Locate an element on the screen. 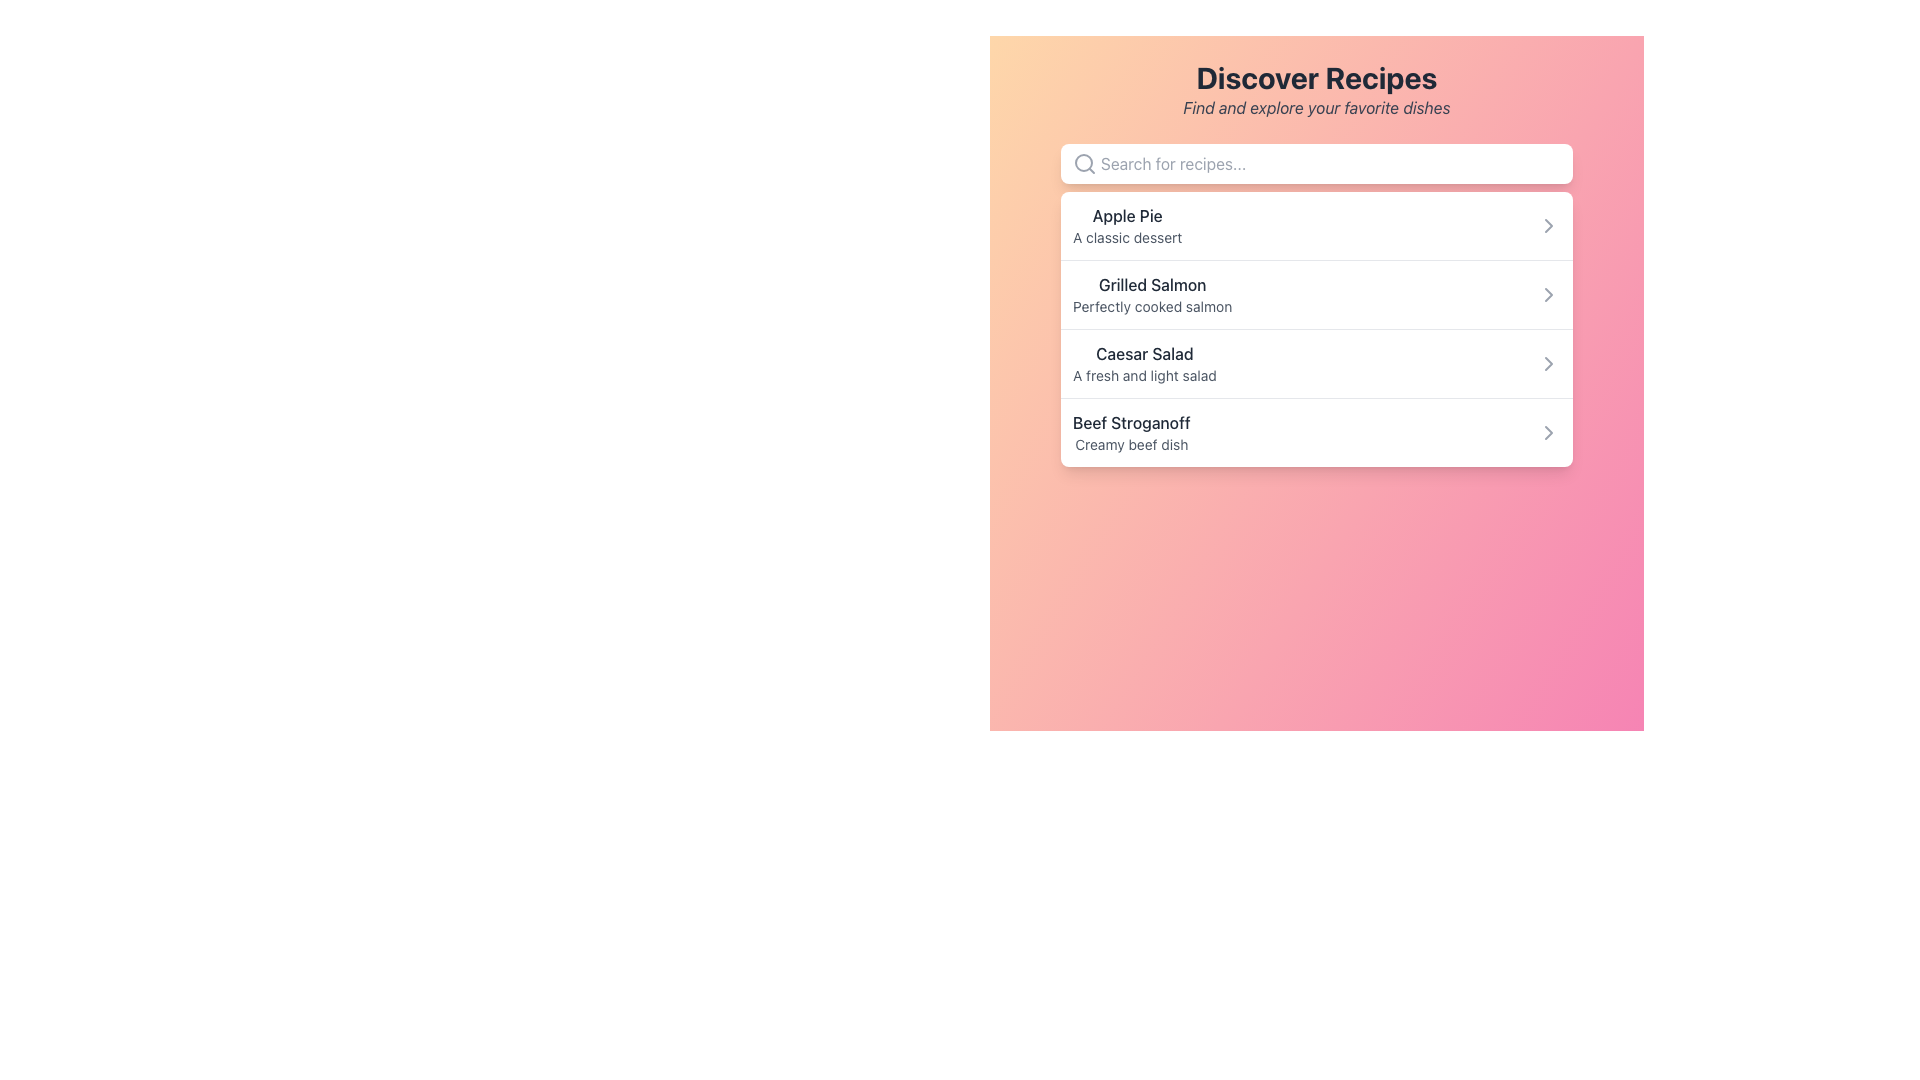 The height and width of the screenshot is (1080, 1920). text content of the 'Caesar Salad' label, which is displayed in a medium font weight with a dark gray color within the list of recipes under 'Discover Recipes' is located at coordinates (1144, 353).